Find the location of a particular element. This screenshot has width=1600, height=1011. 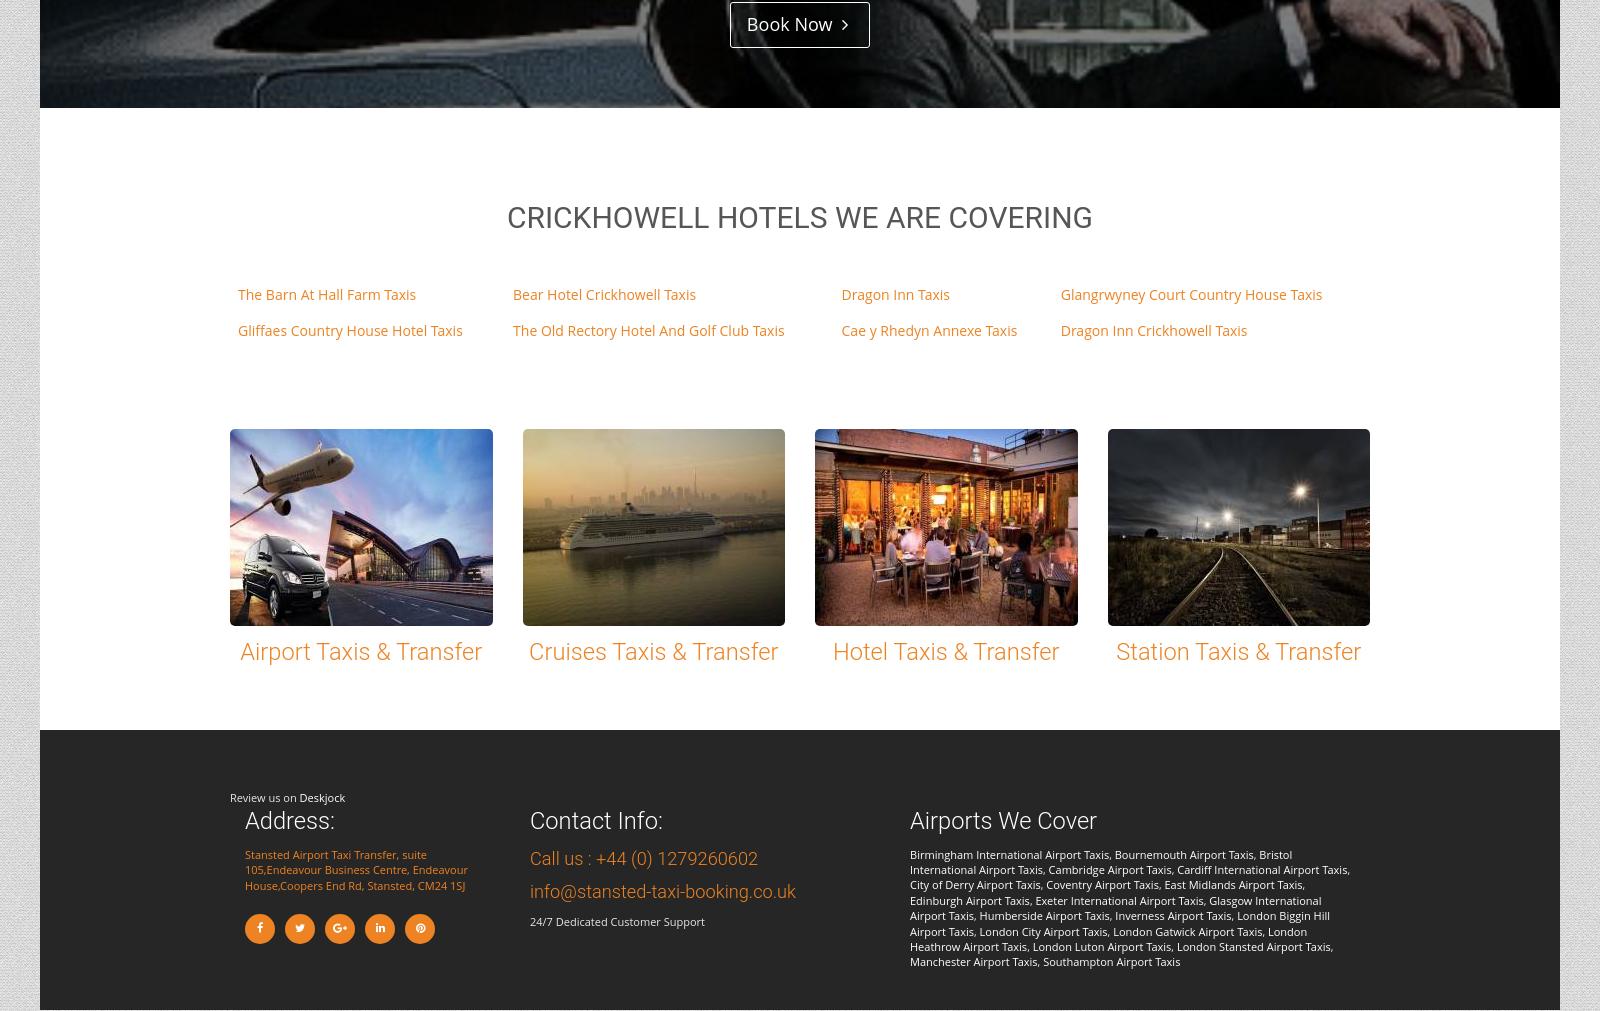

'City of Derry Airport Taxis' is located at coordinates (974, 884).